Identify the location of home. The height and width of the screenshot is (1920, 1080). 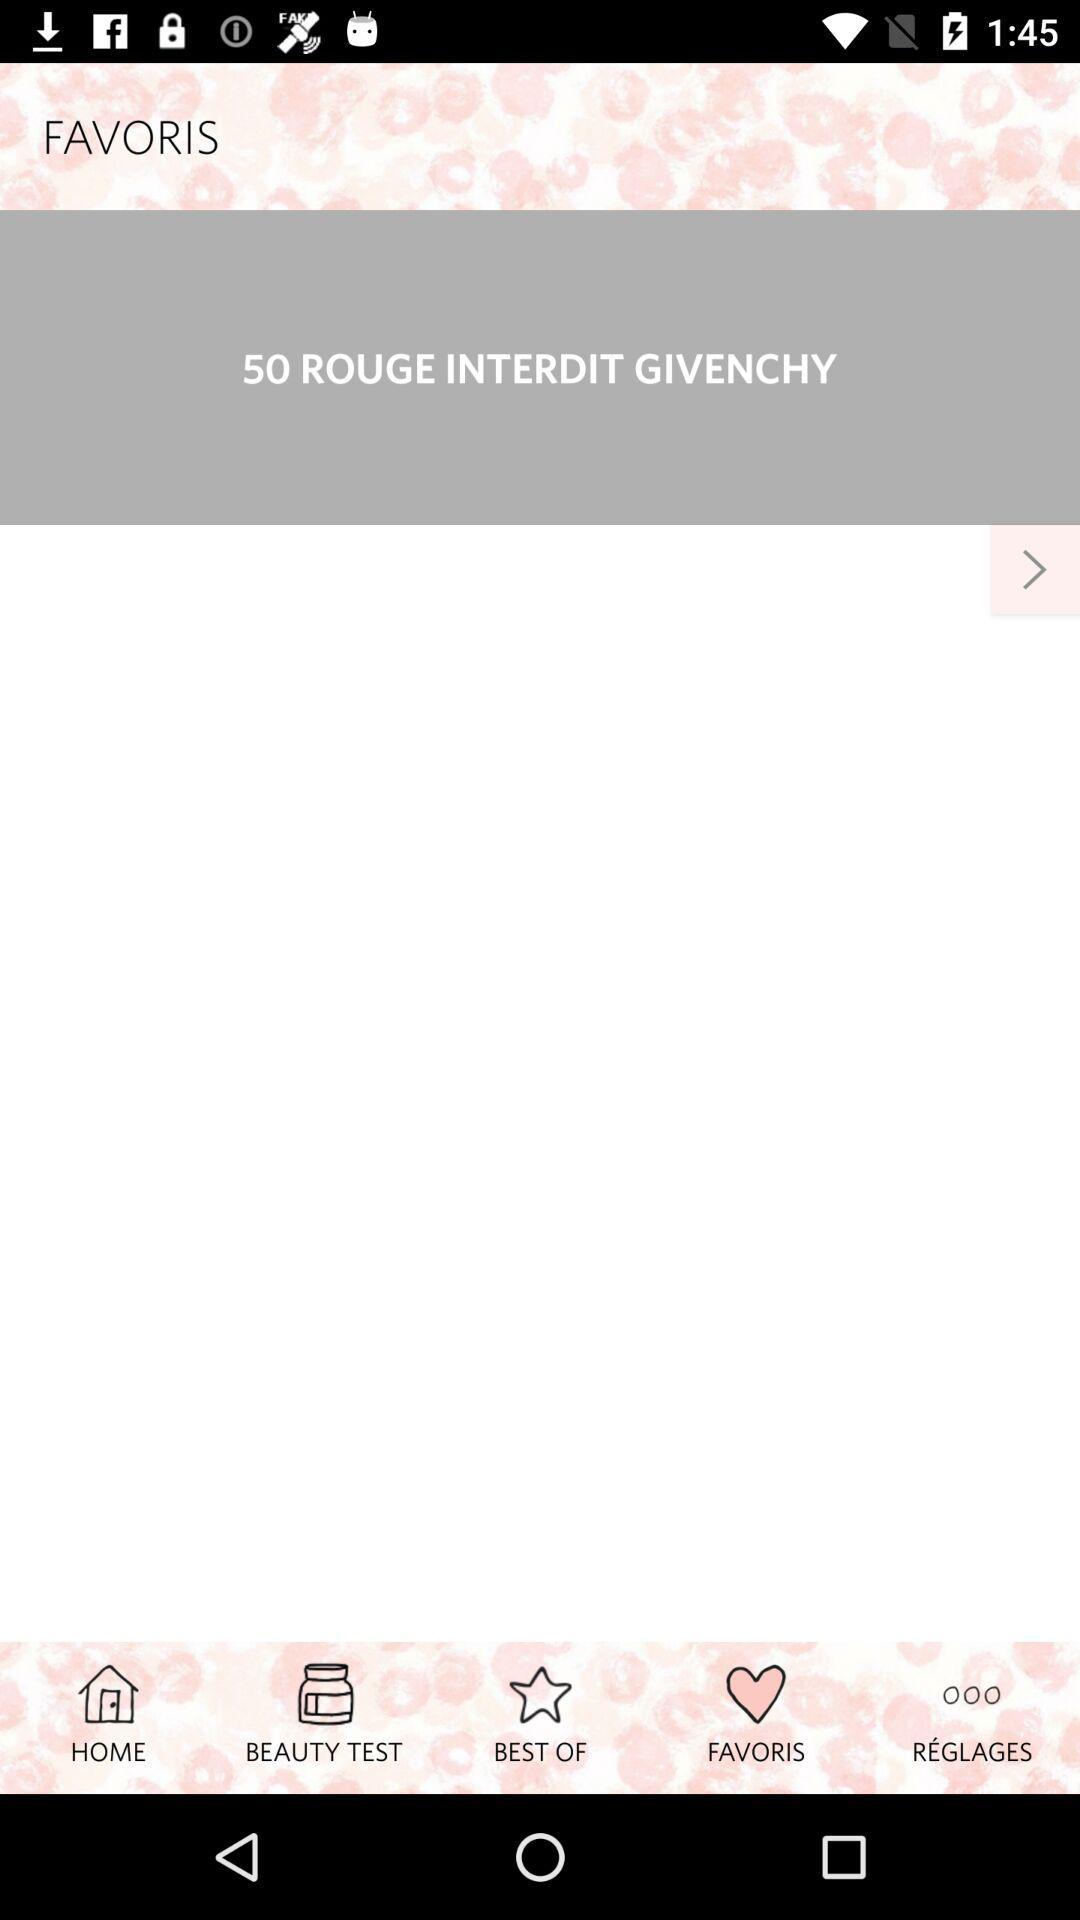
(108, 1716).